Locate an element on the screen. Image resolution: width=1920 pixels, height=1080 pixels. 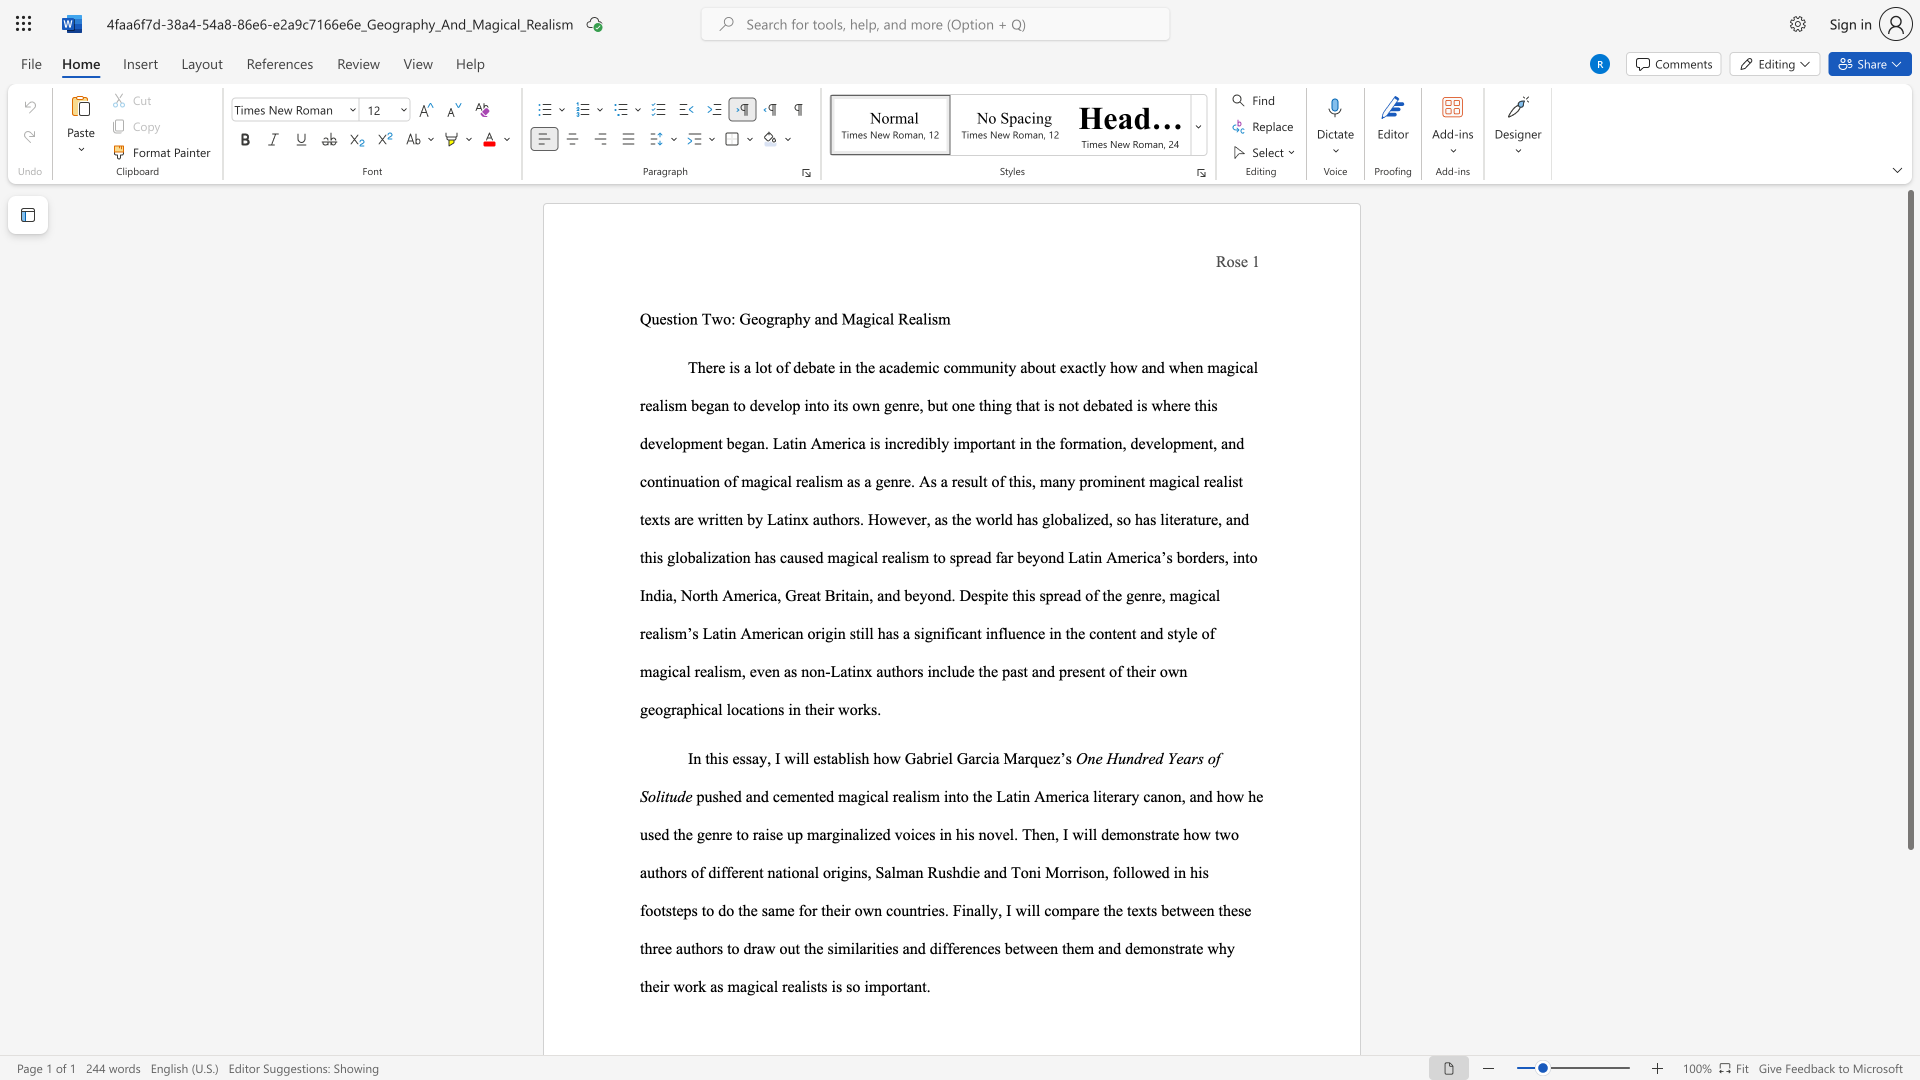
the subset text "ay" within the text "In this essay, I will" is located at coordinates (751, 758).